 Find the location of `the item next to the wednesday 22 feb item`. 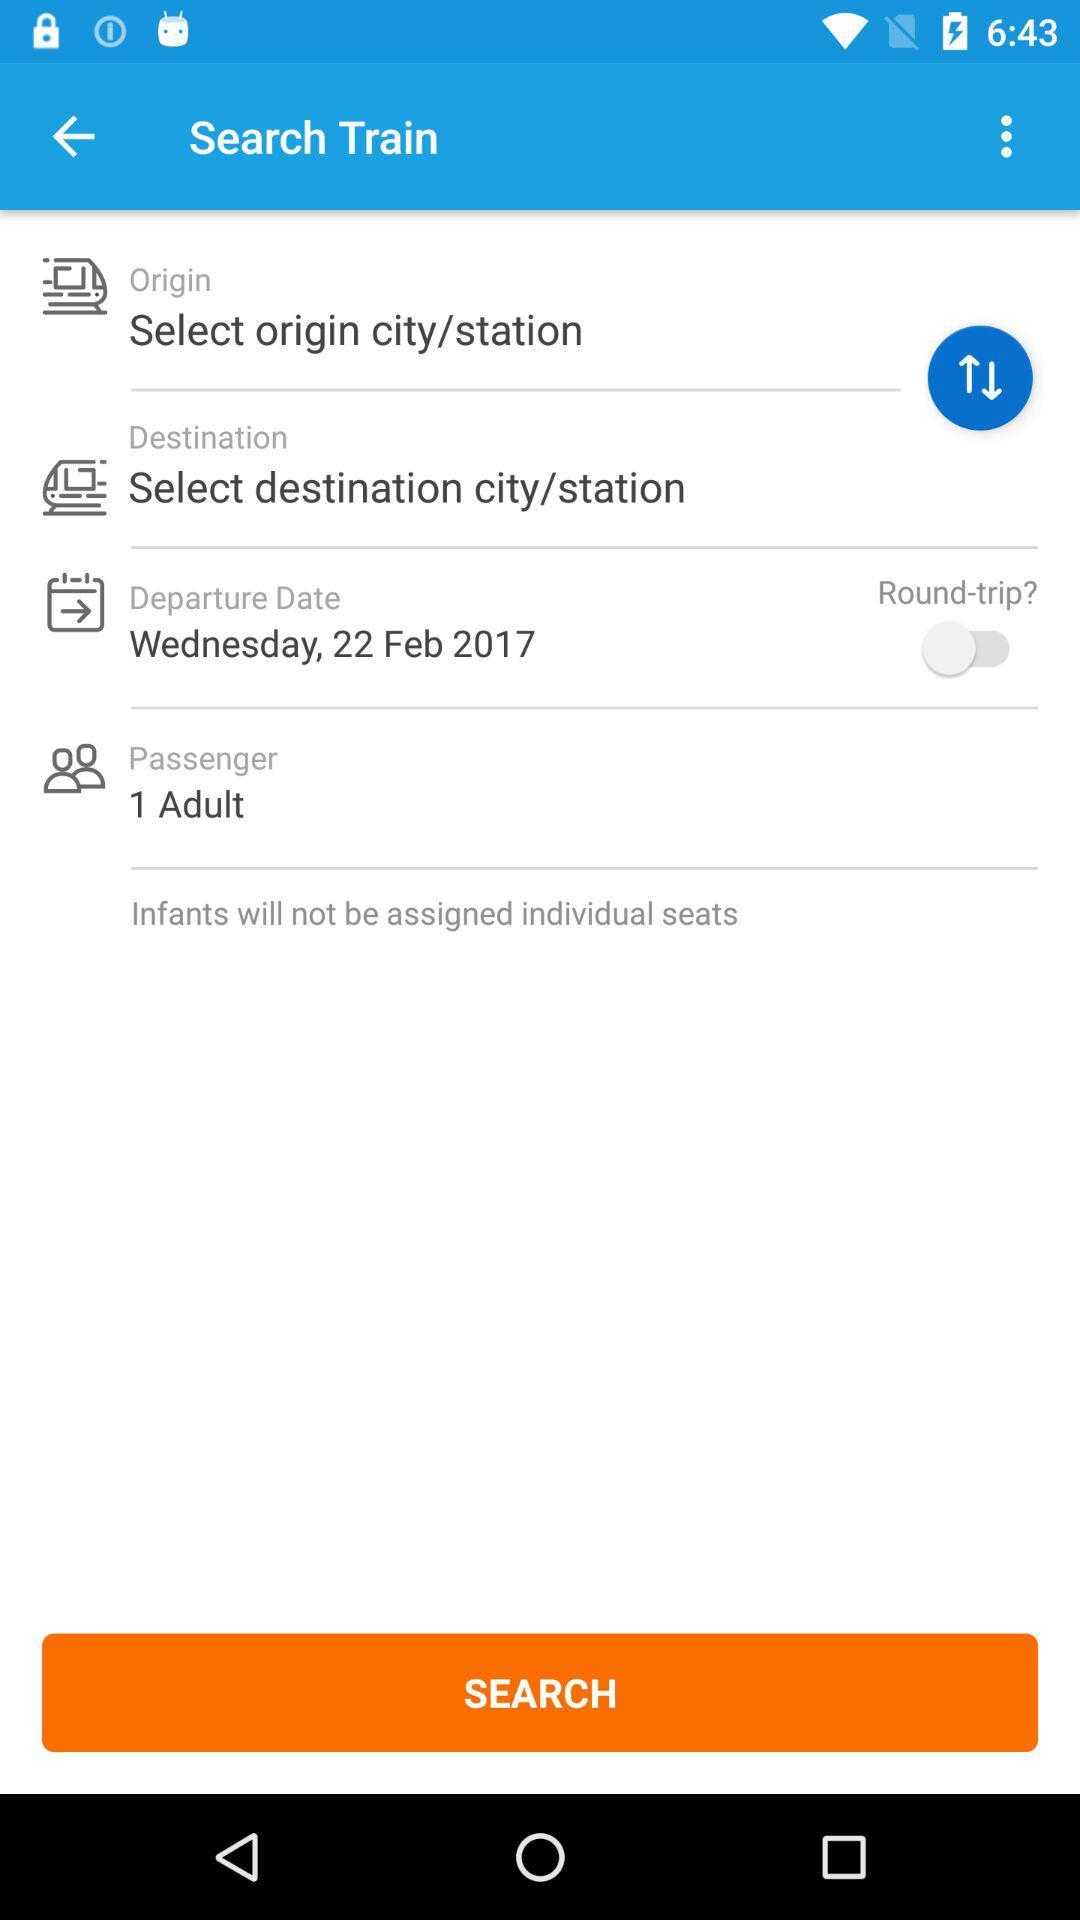

the item next to the wednesday 22 feb item is located at coordinates (974, 648).